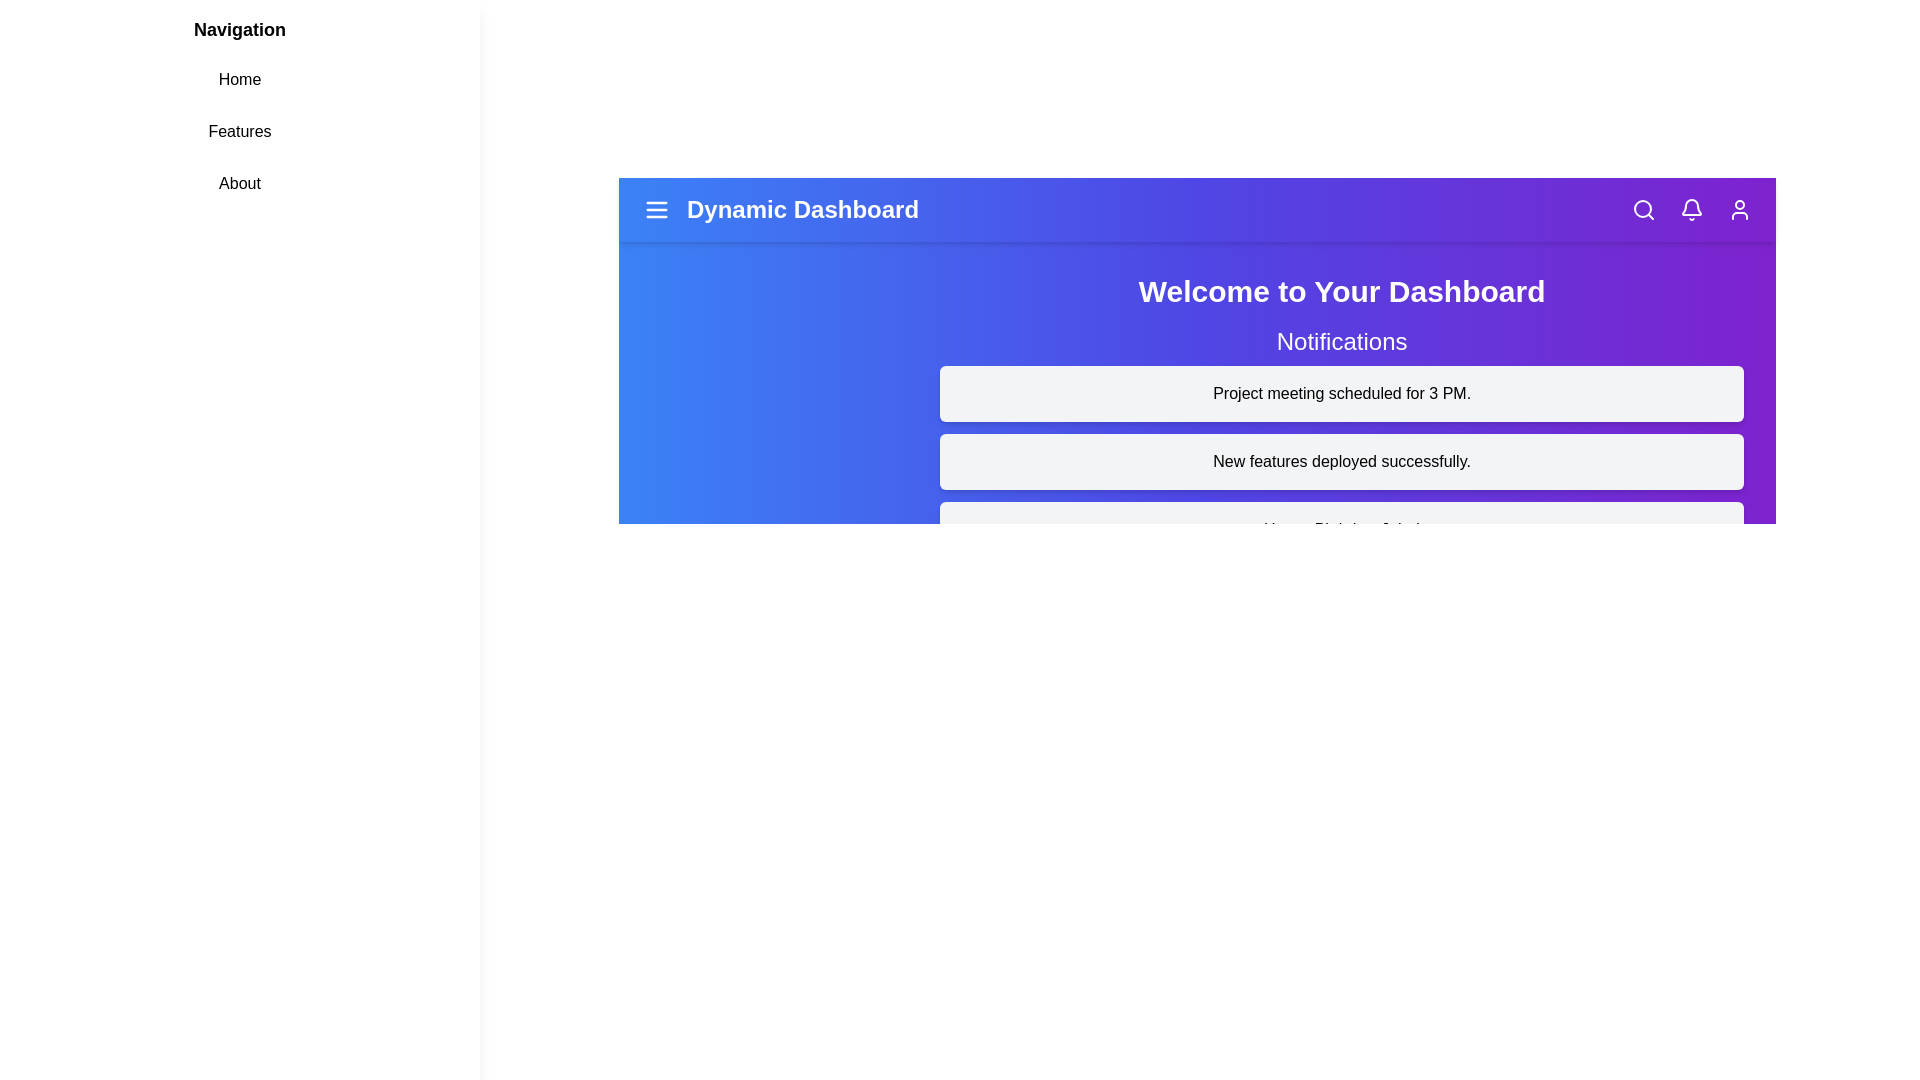 This screenshot has width=1920, height=1080. What do you see at coordinates (240, 131) in the screenshot?
I see `the 'Features' link in the navigation menu` at bounding box center [240, 131].